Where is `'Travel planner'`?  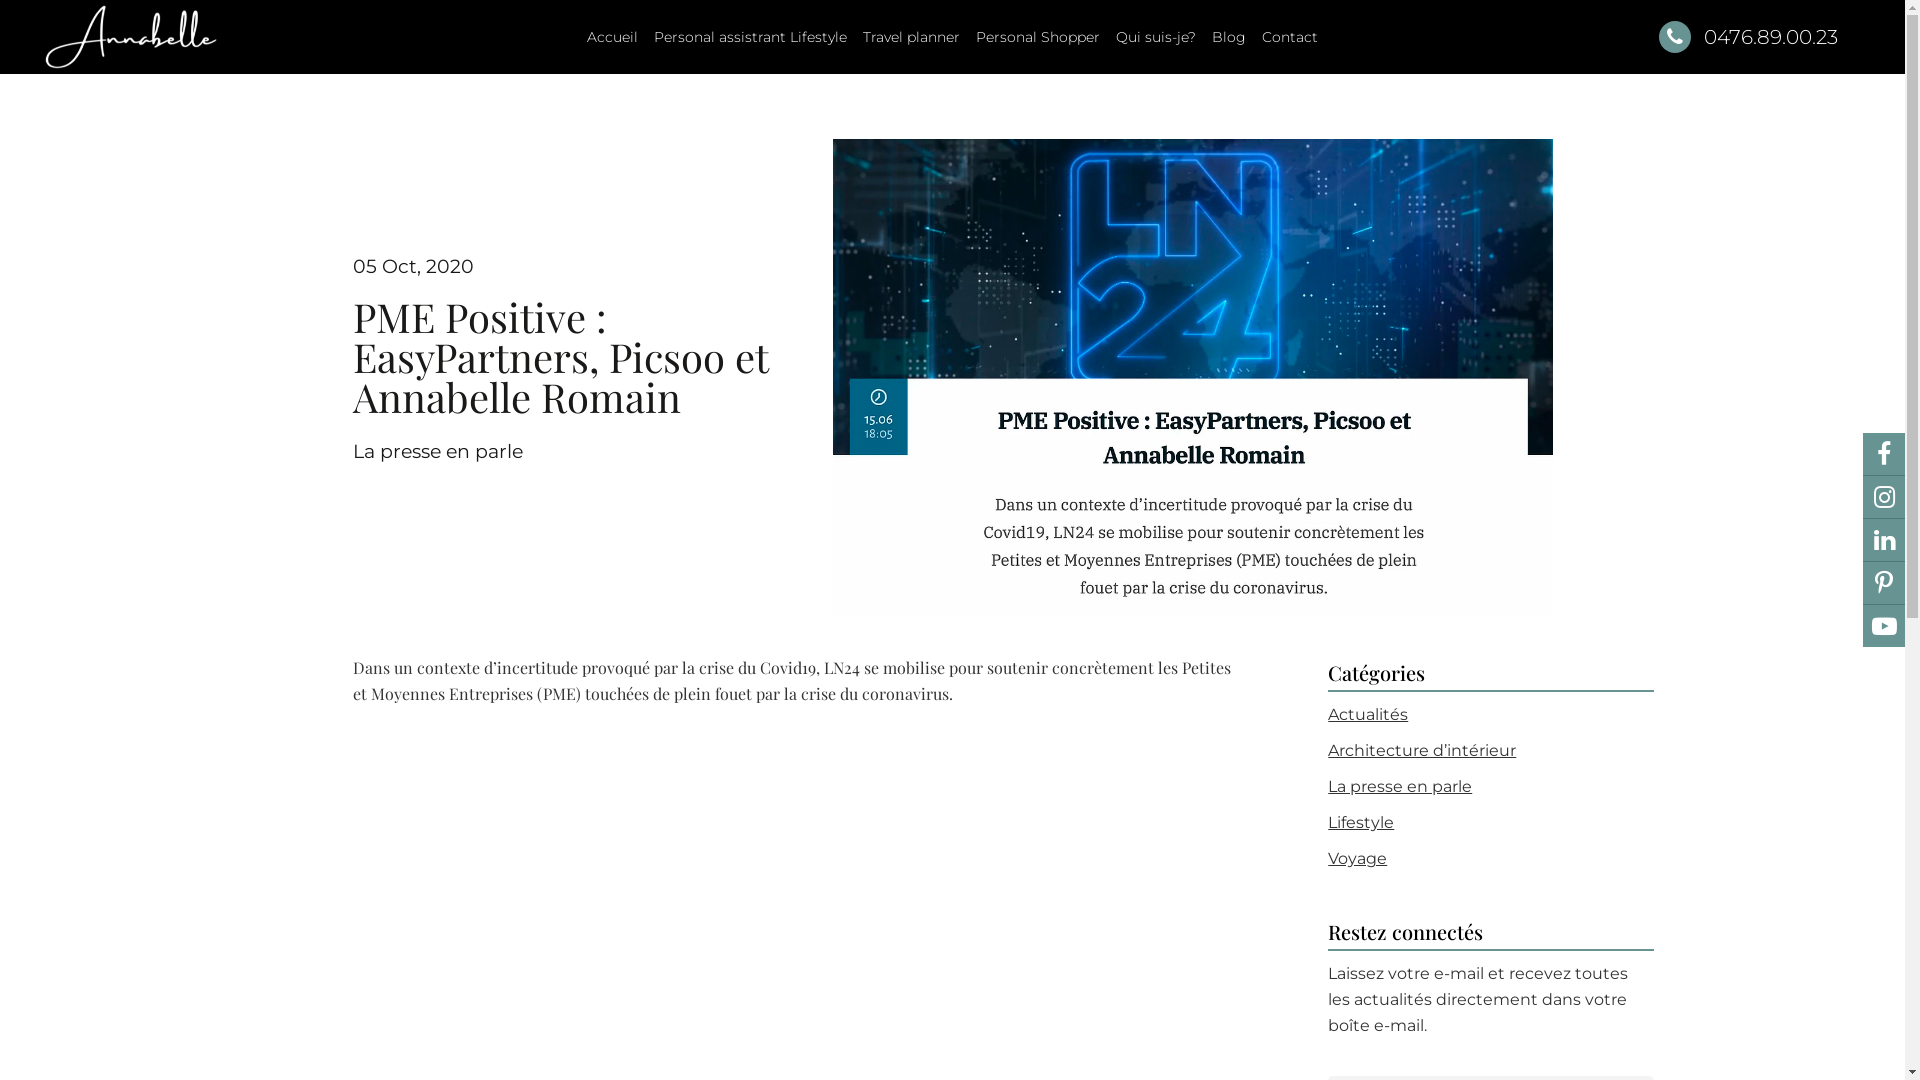 'Travel planner' is located at coordinates (910, 37).